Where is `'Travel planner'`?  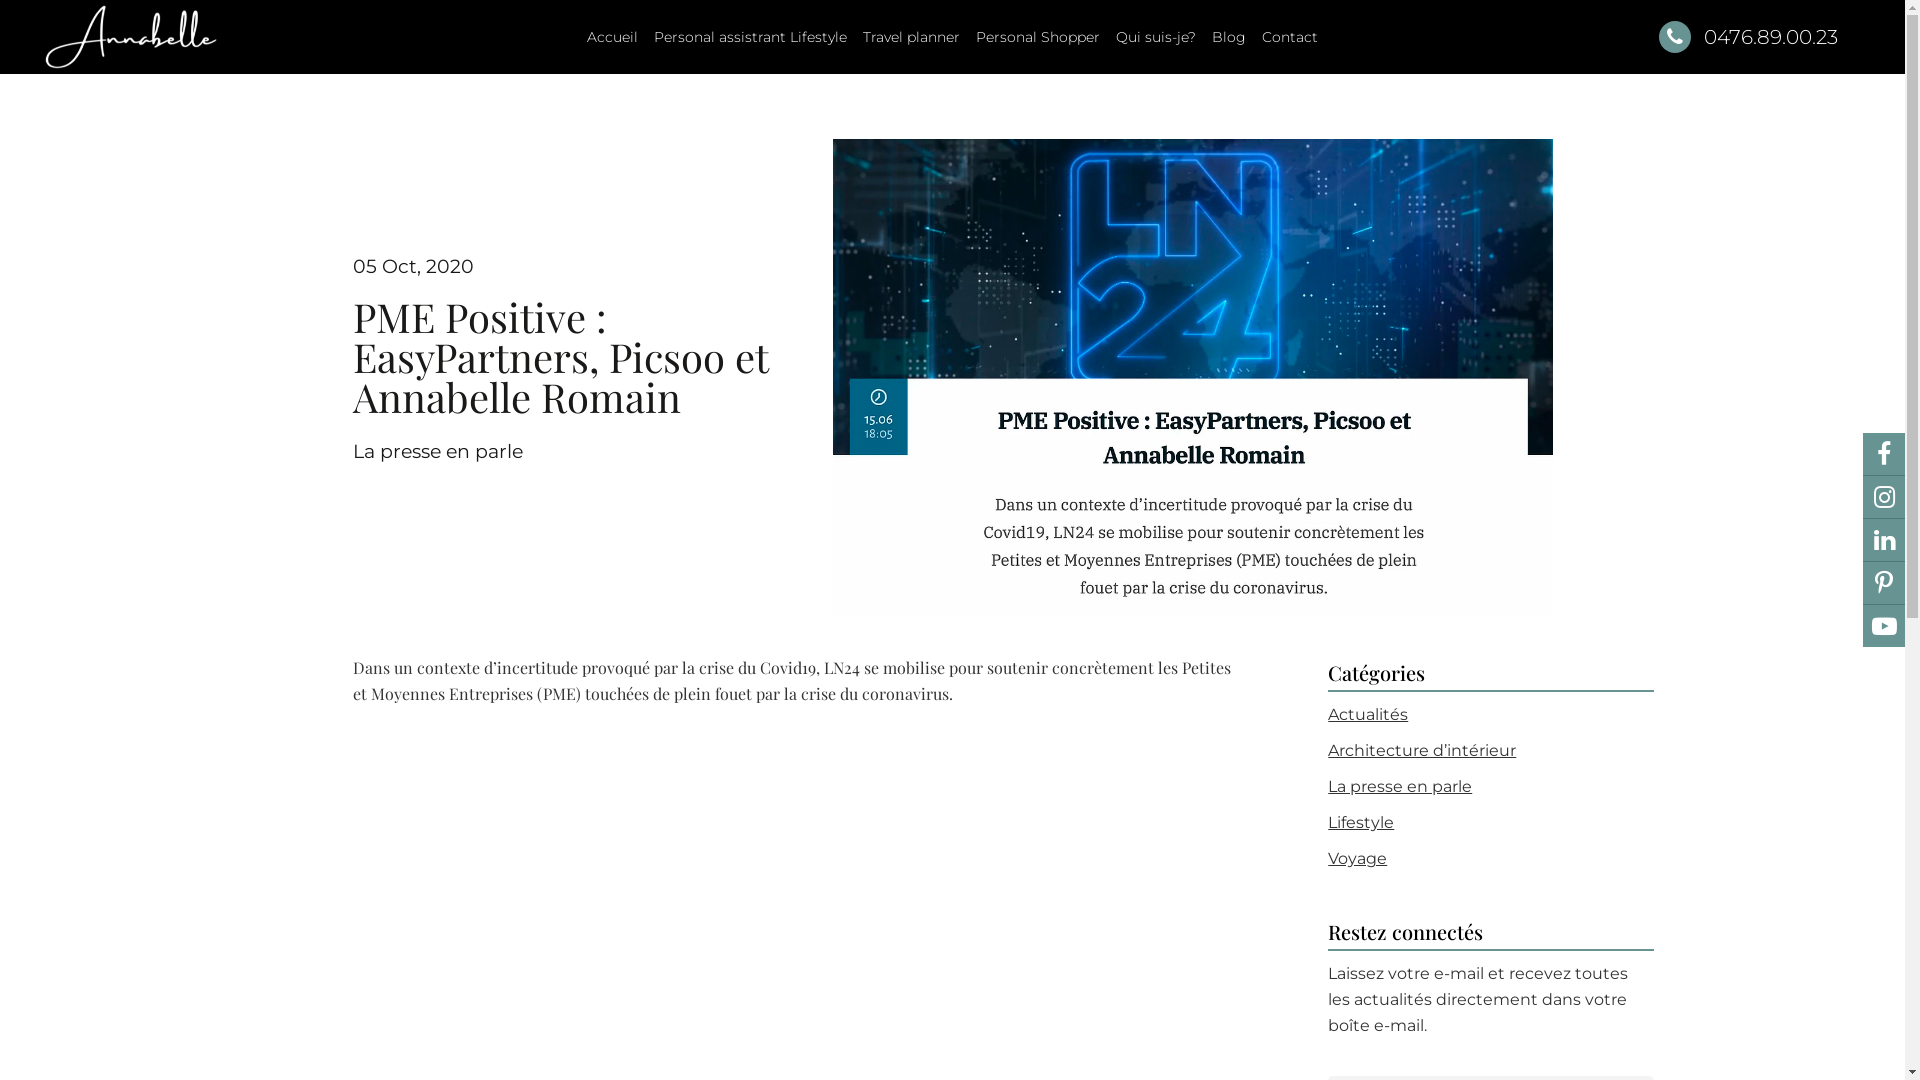 'Travel planner' is located at coordinates (910, 37).